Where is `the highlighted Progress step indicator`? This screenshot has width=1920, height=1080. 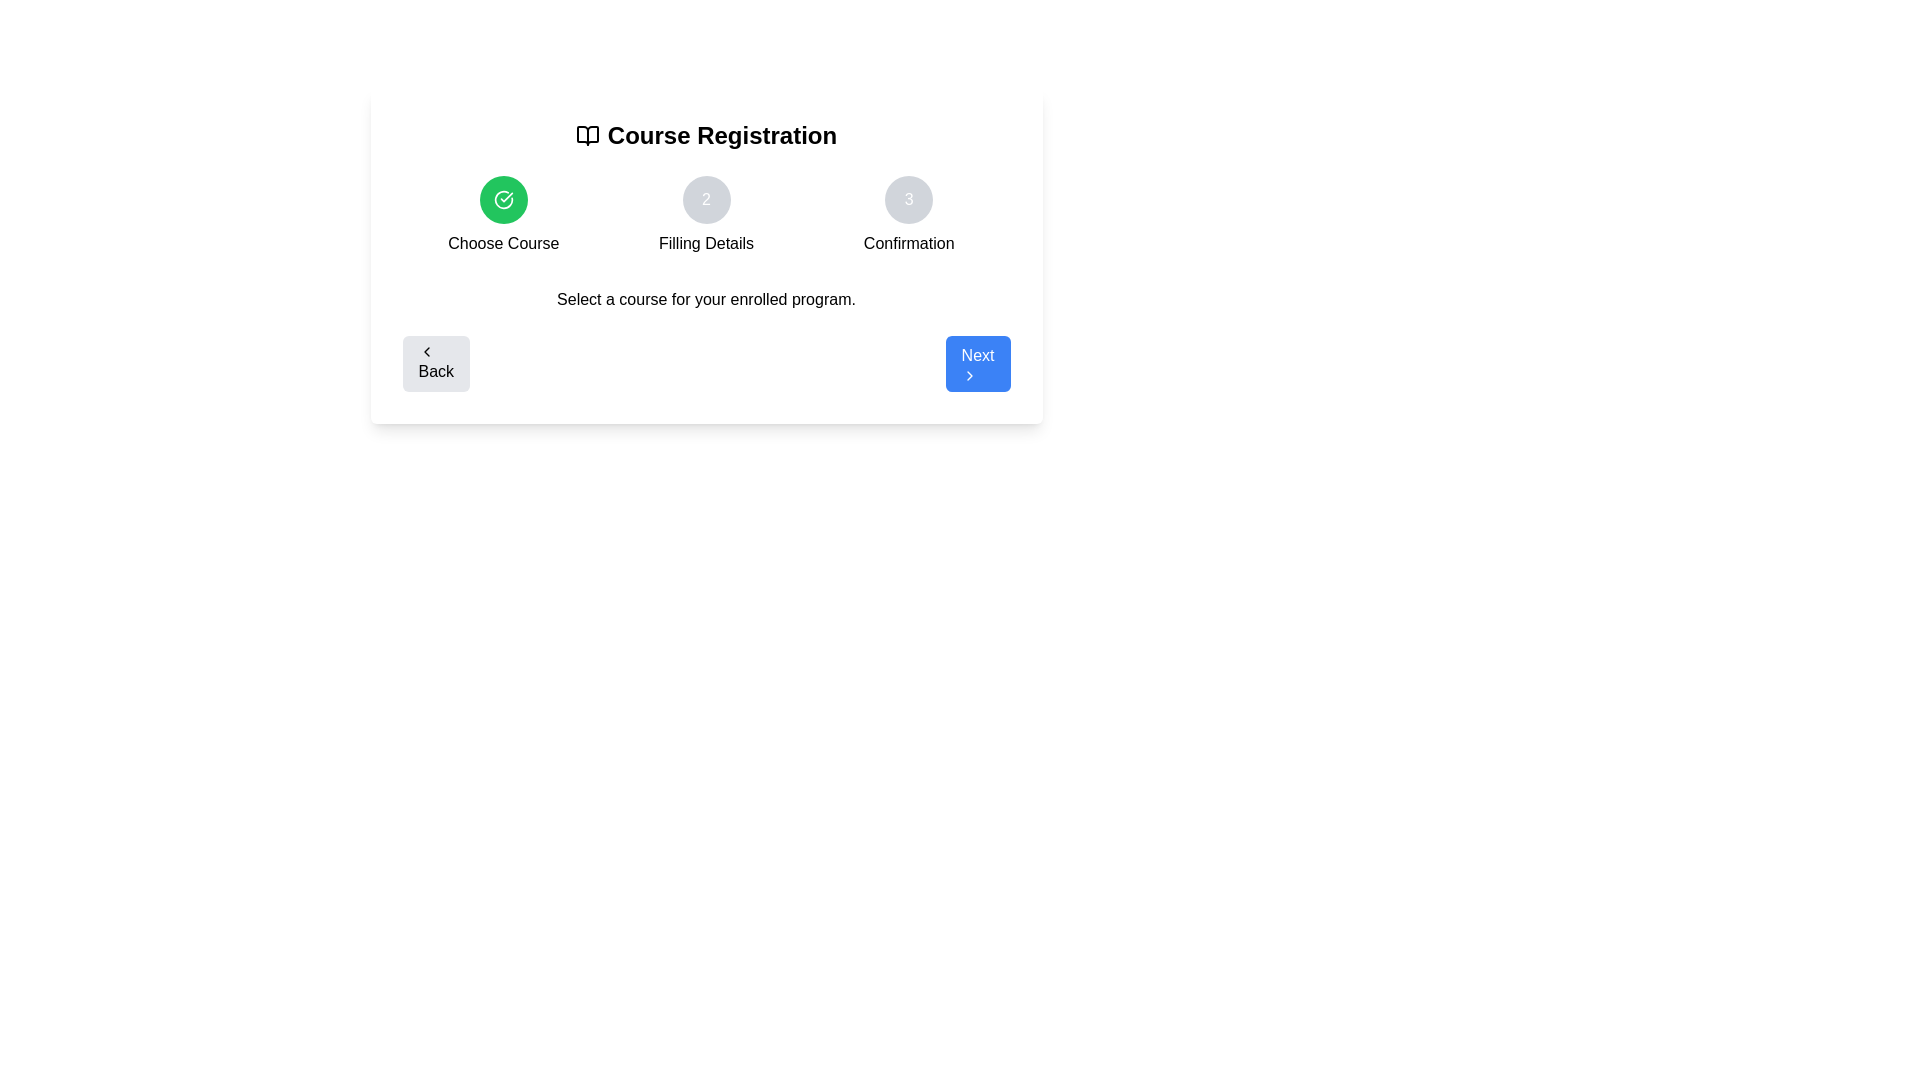
the highlighted Progress step indicator is located at coordinates (503, 216).